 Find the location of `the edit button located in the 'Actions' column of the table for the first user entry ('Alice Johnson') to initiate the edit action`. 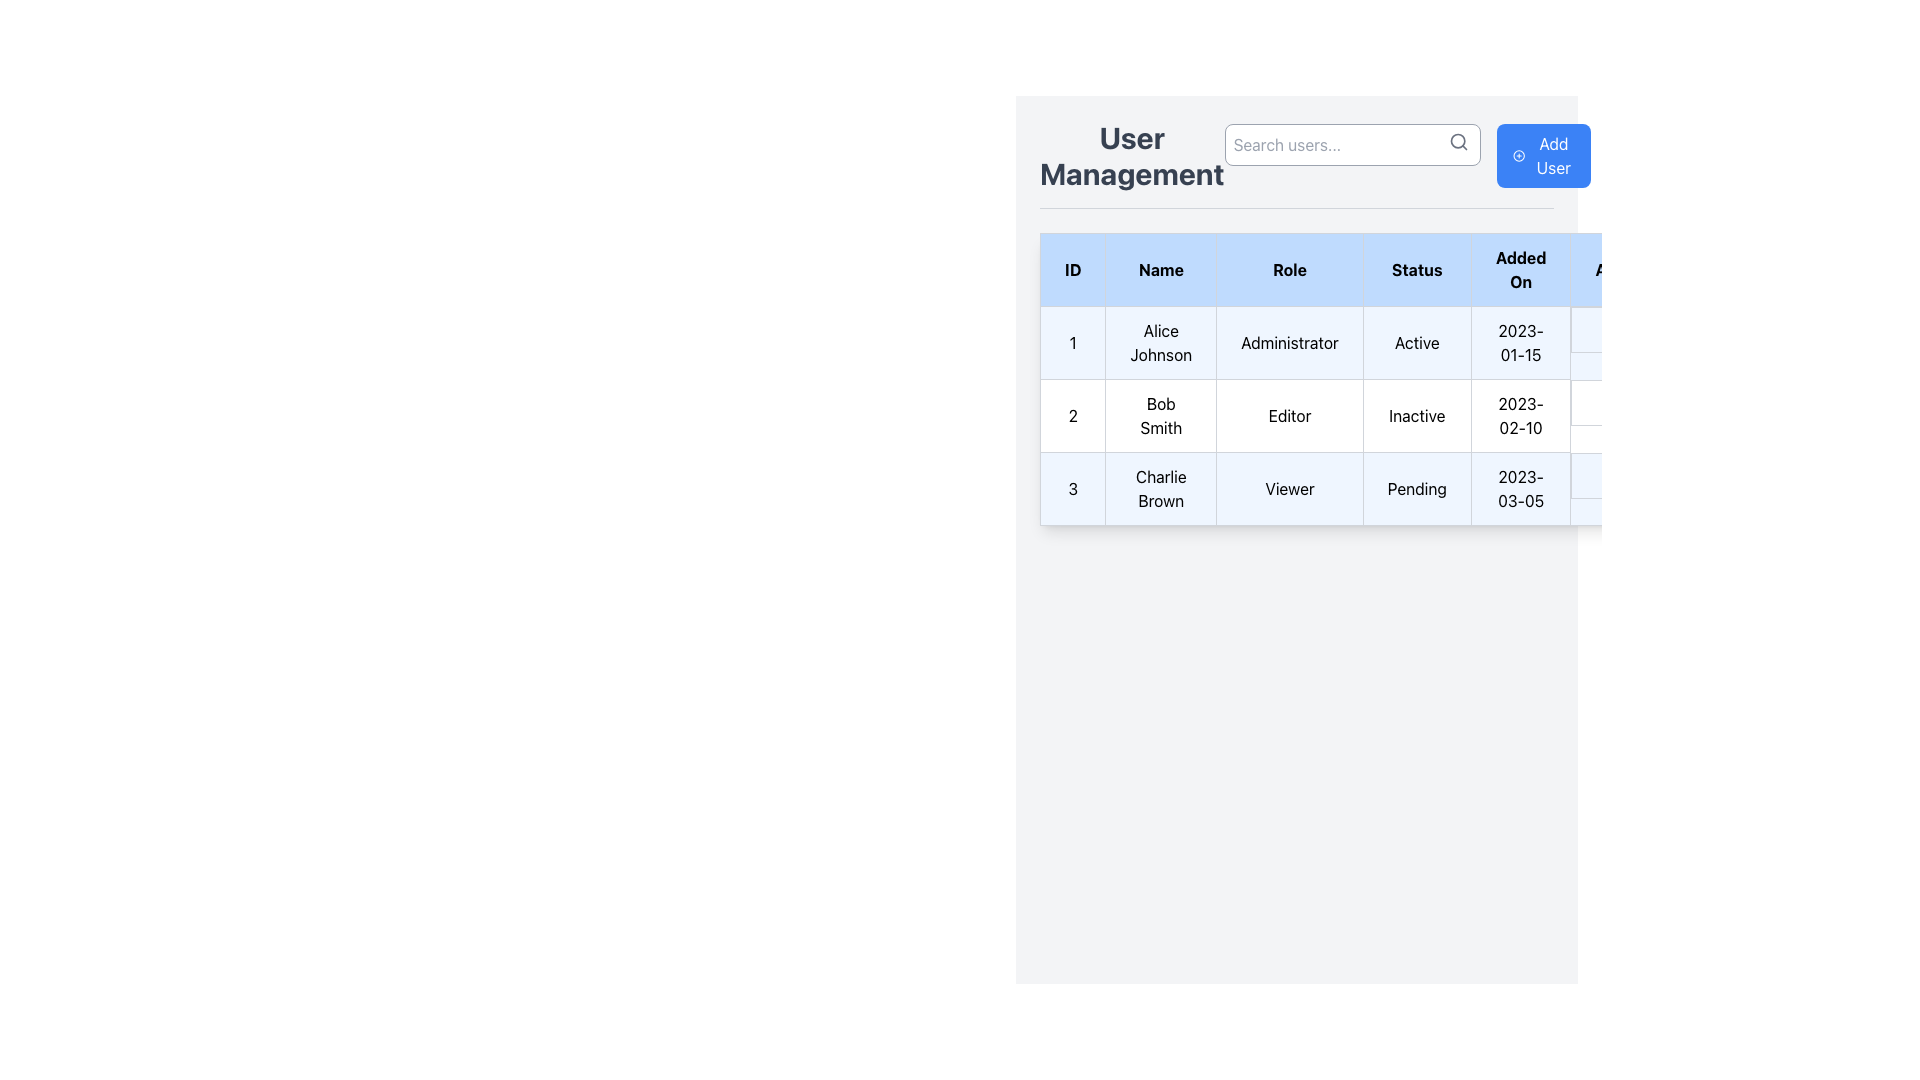

the edit button located in the 'Actions' column of the table for the first user entry ('Alice Johnson') to initiate the edit action is located at coordinates (1610, 329).